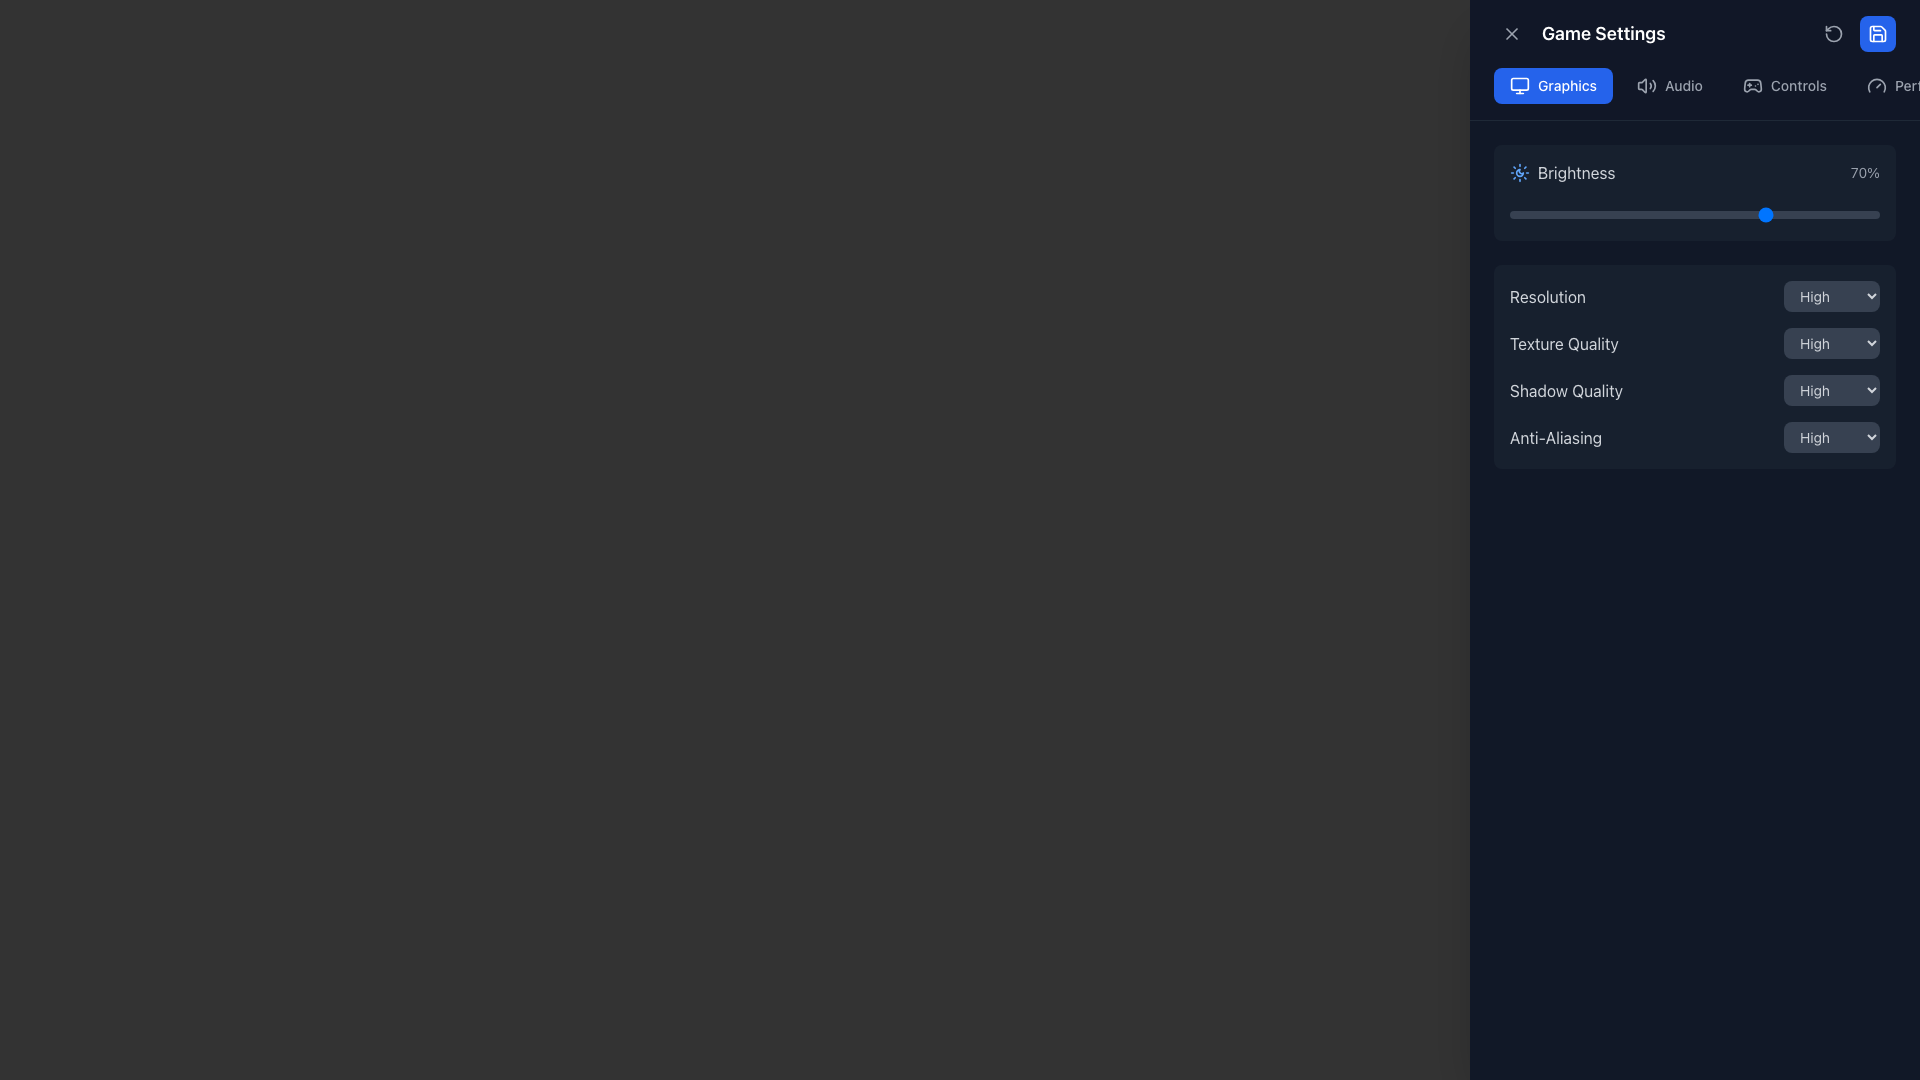  What do you see at coordinates (1555, 436) in the screenshot?
I see `the 'Anti-Aliasing' label, which is a light-colored text against a dark background located in the graphical settings panel` at bounding box center [1555, 436].